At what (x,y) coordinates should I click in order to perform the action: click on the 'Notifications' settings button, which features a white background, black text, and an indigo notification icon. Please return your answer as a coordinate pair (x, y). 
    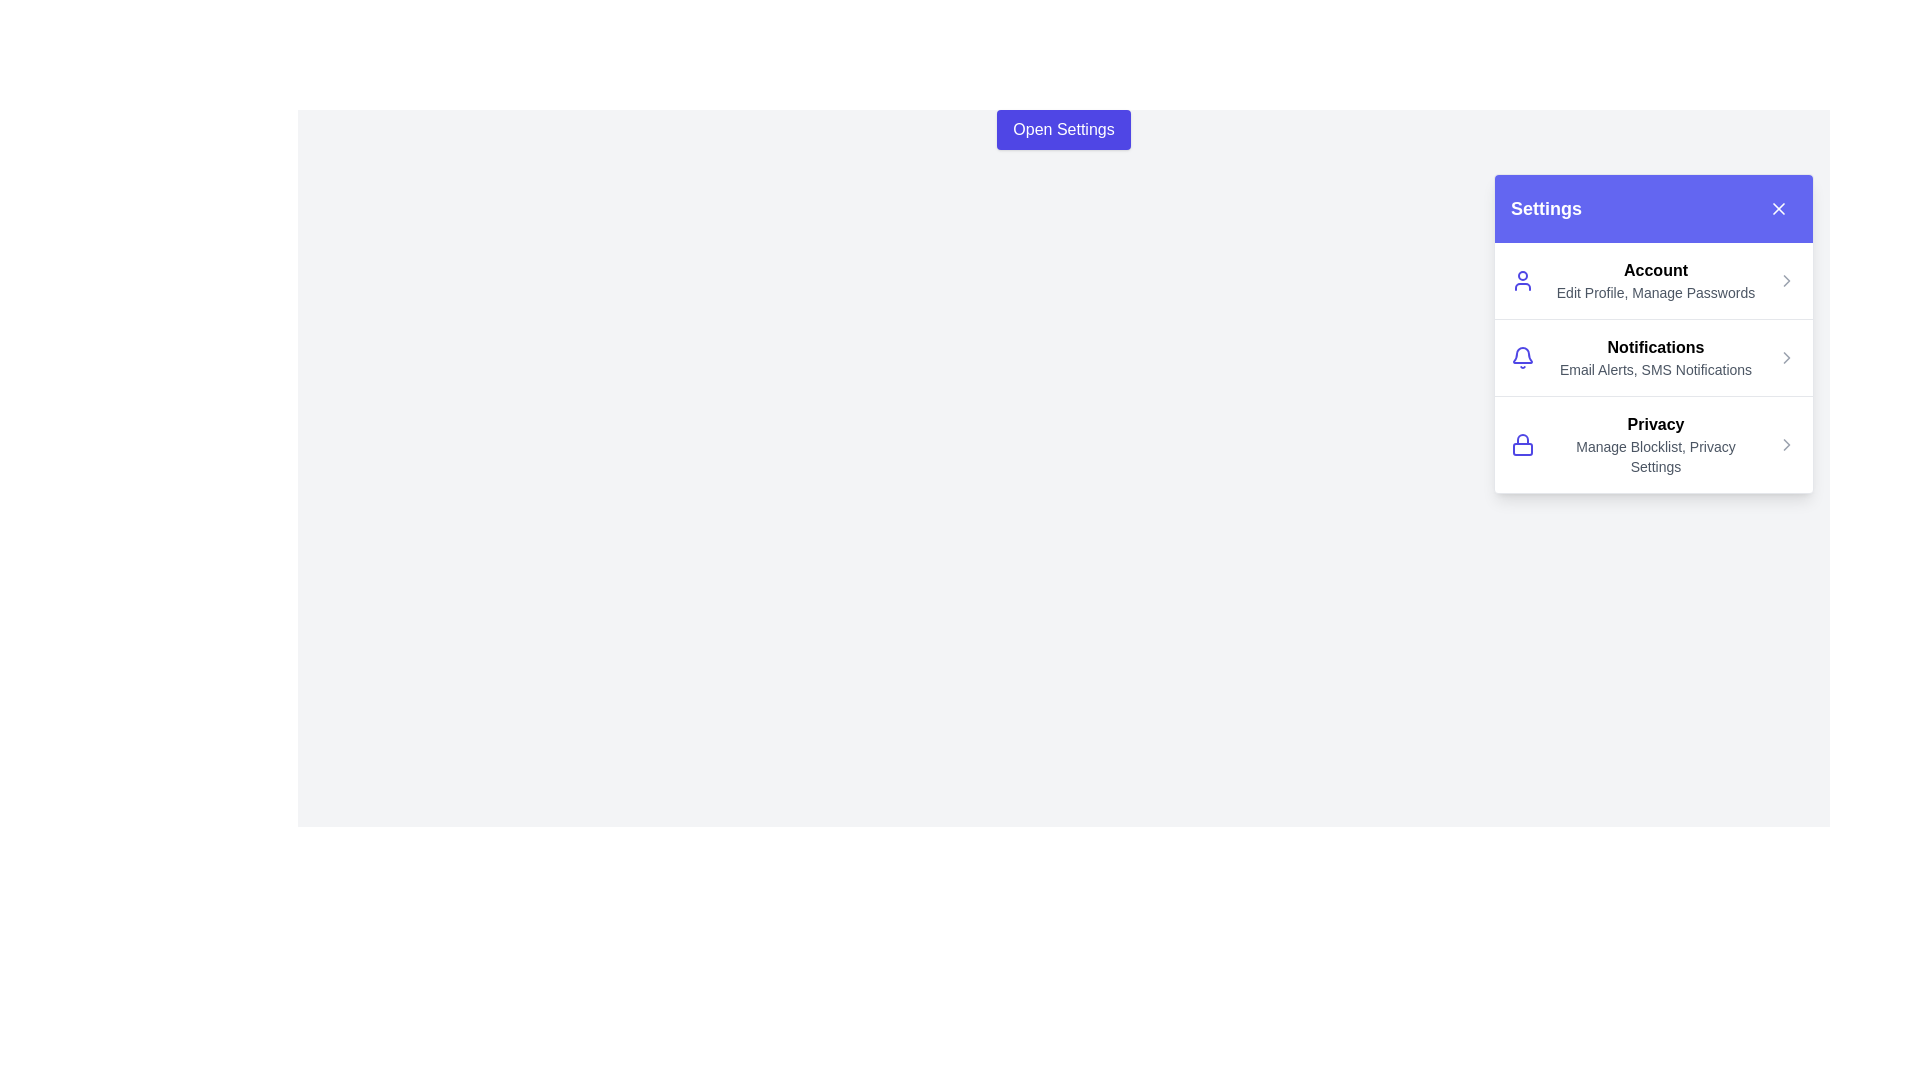
    Looking at the image, I should click on (1654, 333).